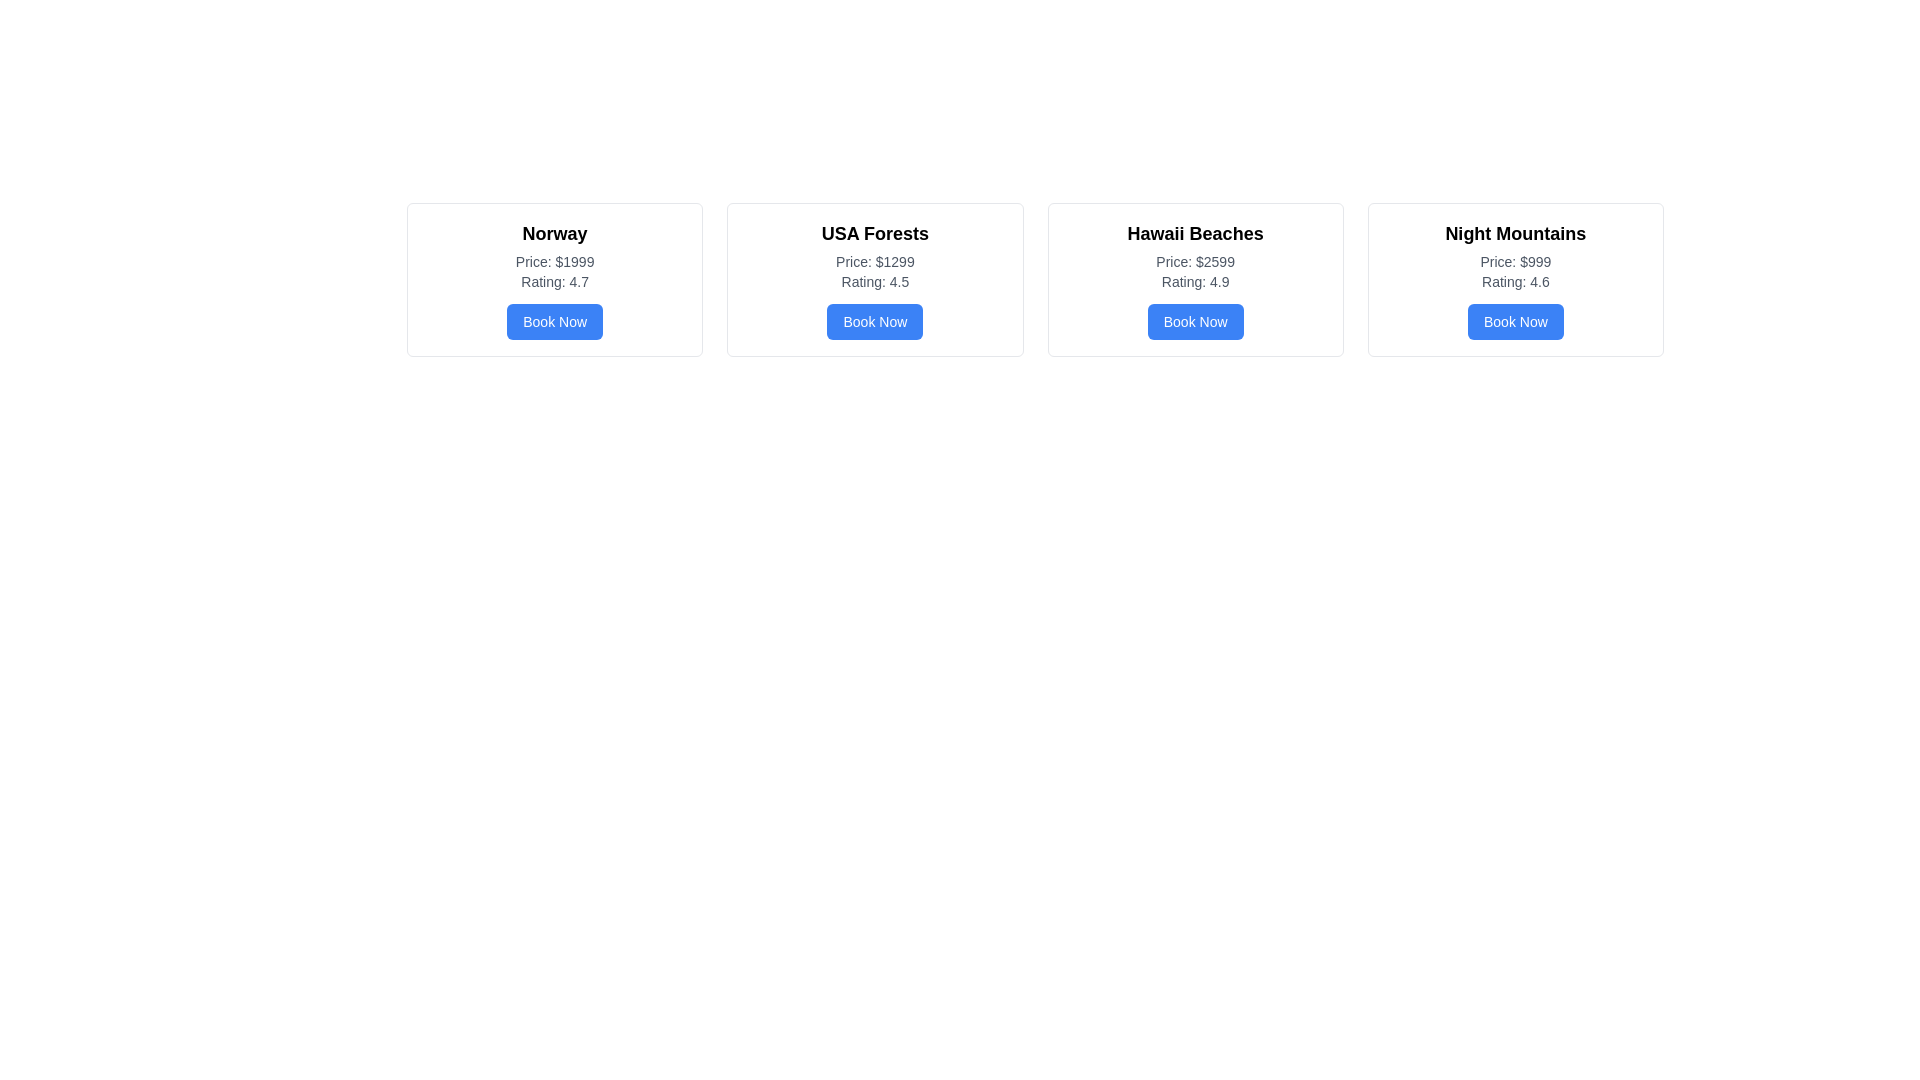  What do you see at coordinates (555, 261) in the screenshot?
I see `the static text label displaying 'Price: $1999' which is located beneath the title 'Norway' and above the rating text 'Rating: 4.7'` at bounding box center [555, 261].